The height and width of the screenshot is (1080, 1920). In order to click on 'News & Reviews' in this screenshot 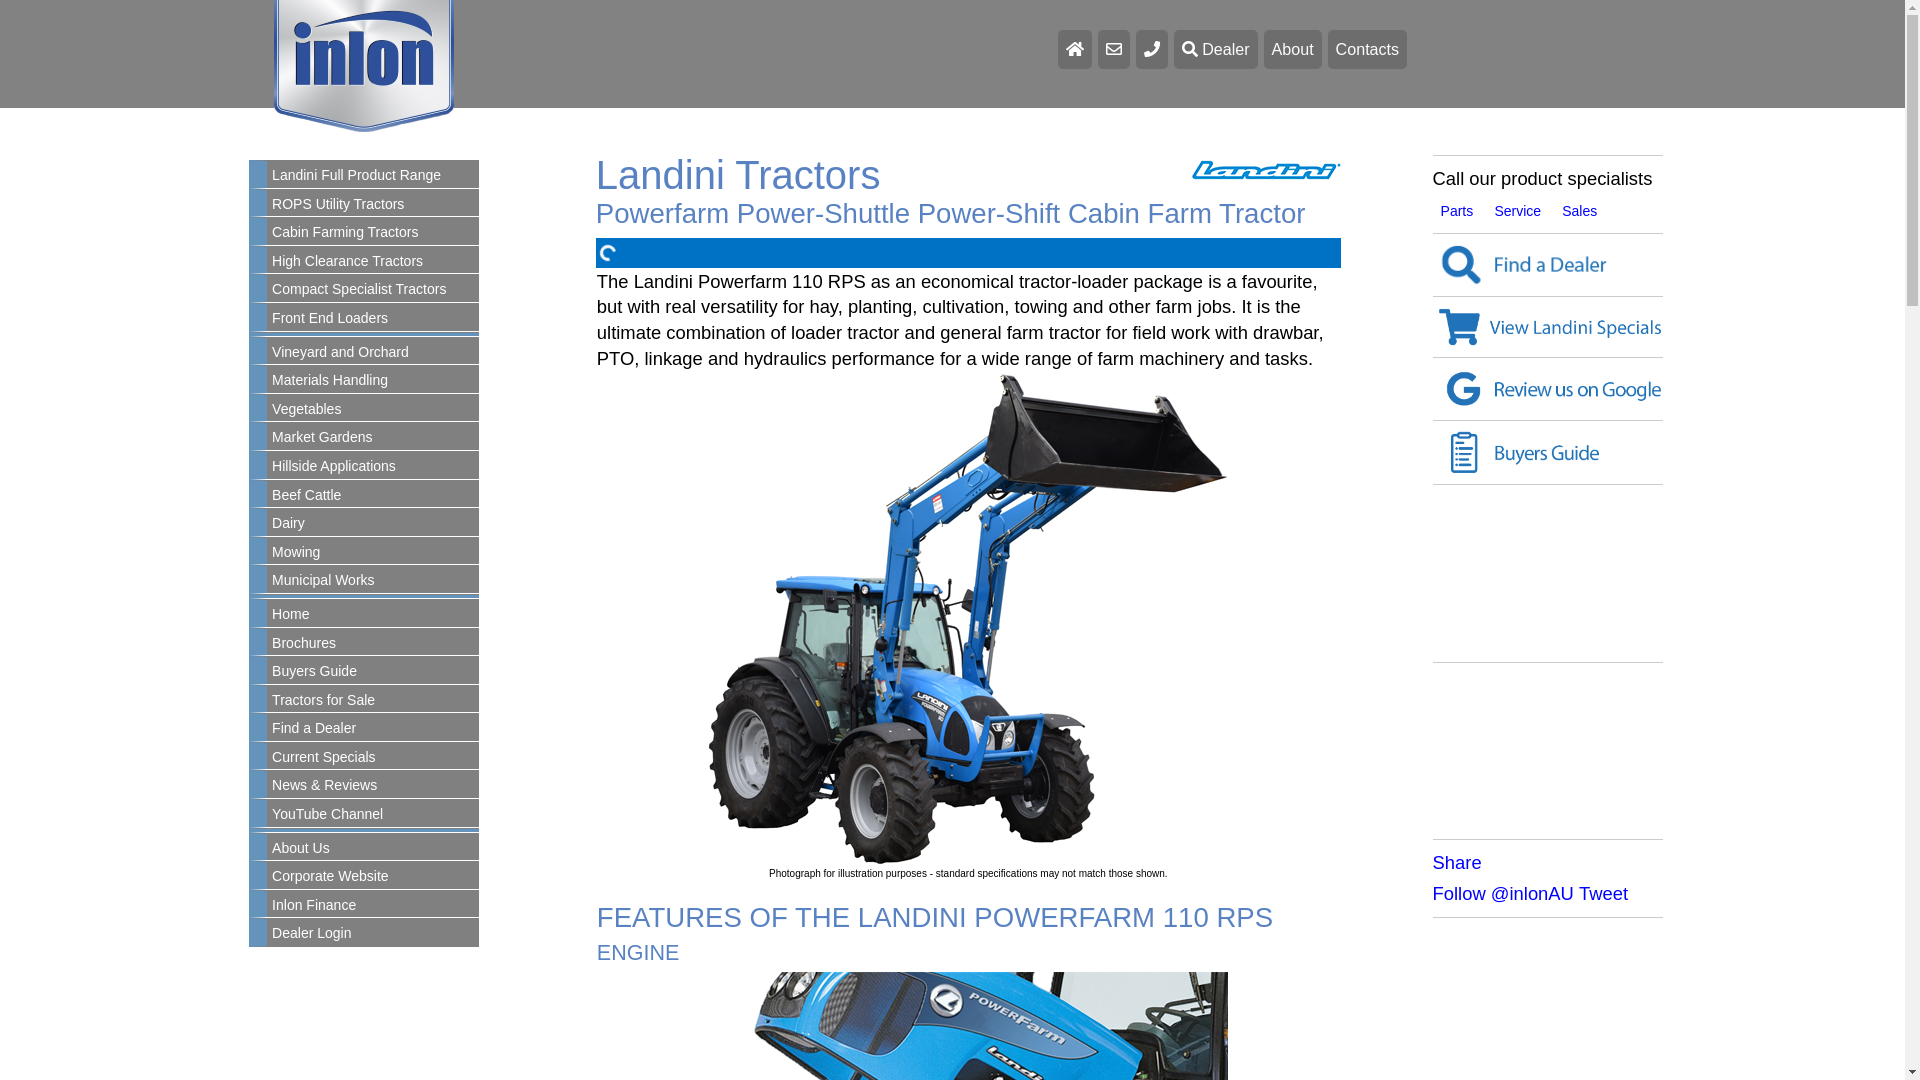, I will do `click(373, 785)`.